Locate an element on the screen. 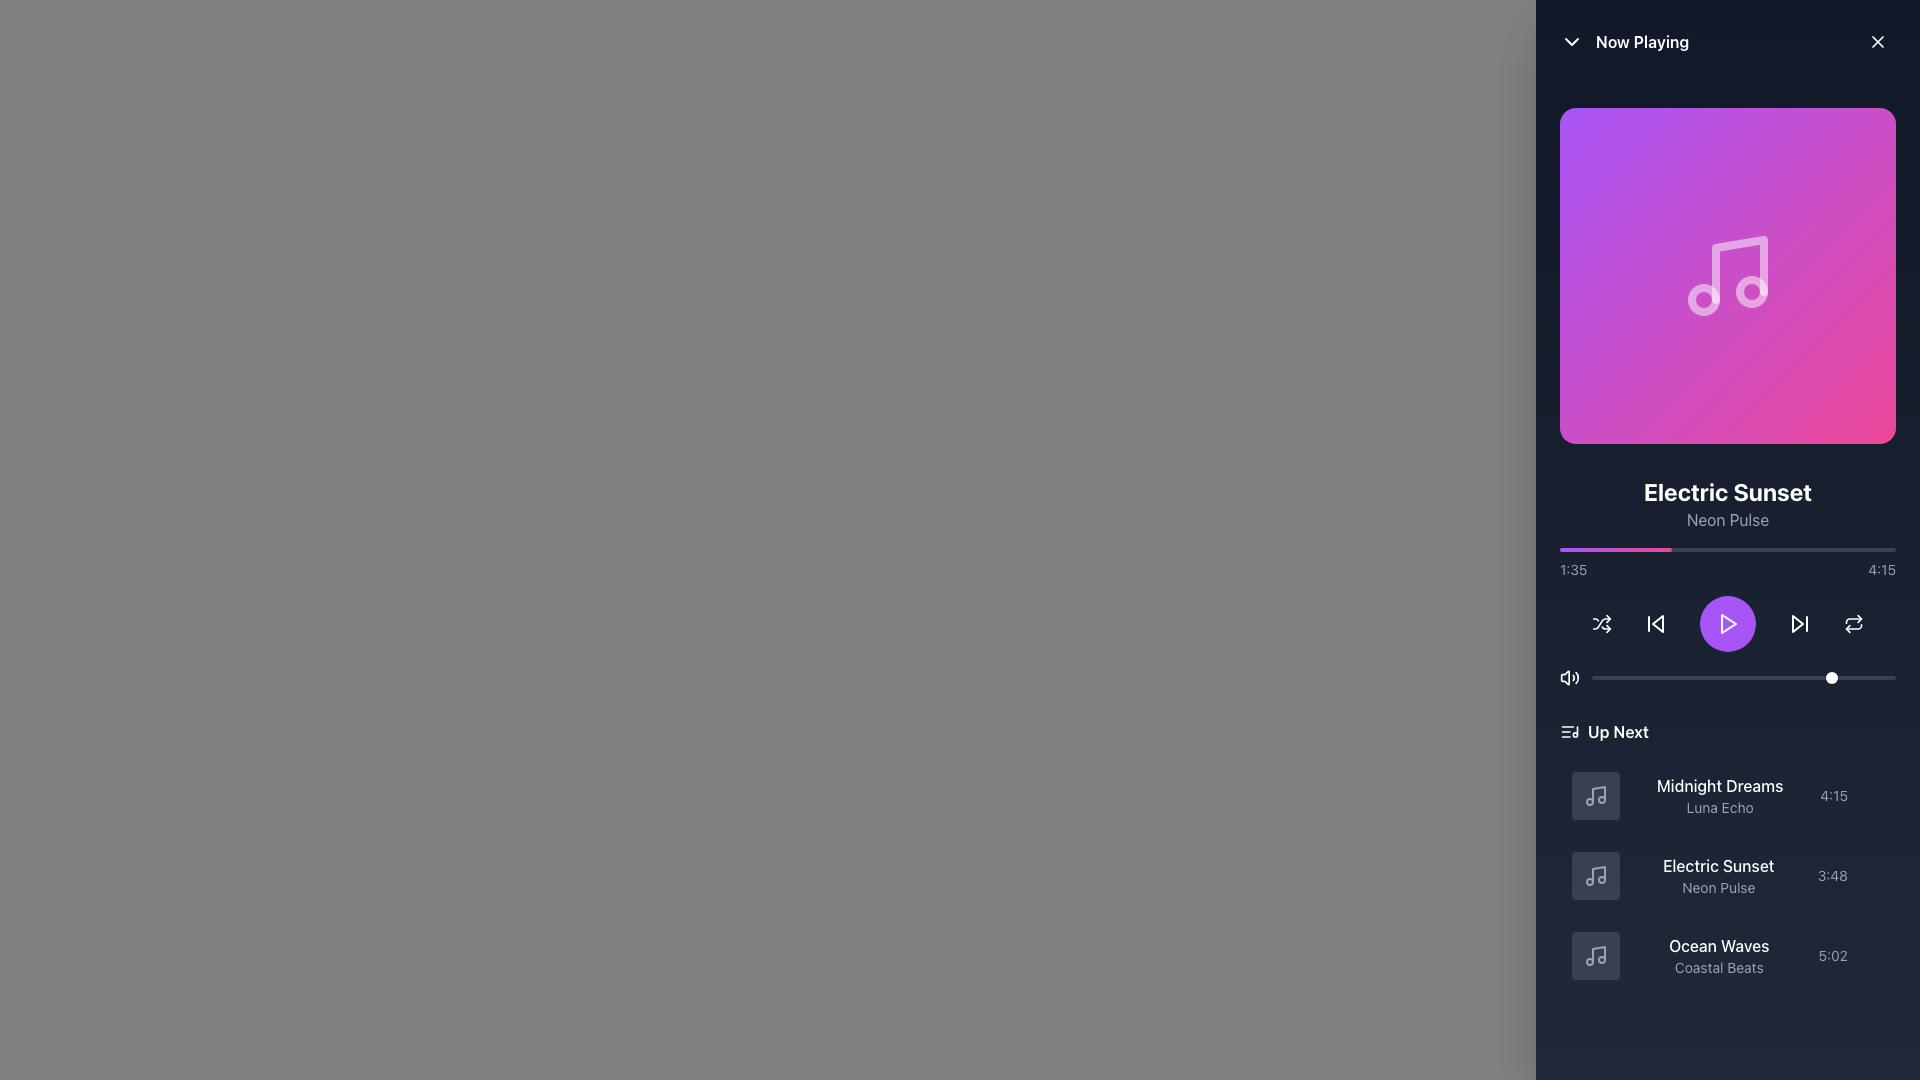  the progress bar with time indicators located below the song title 'Electric Sunset' and subtitle 'Neon Pulse' is located at coordinates (1727, 563).